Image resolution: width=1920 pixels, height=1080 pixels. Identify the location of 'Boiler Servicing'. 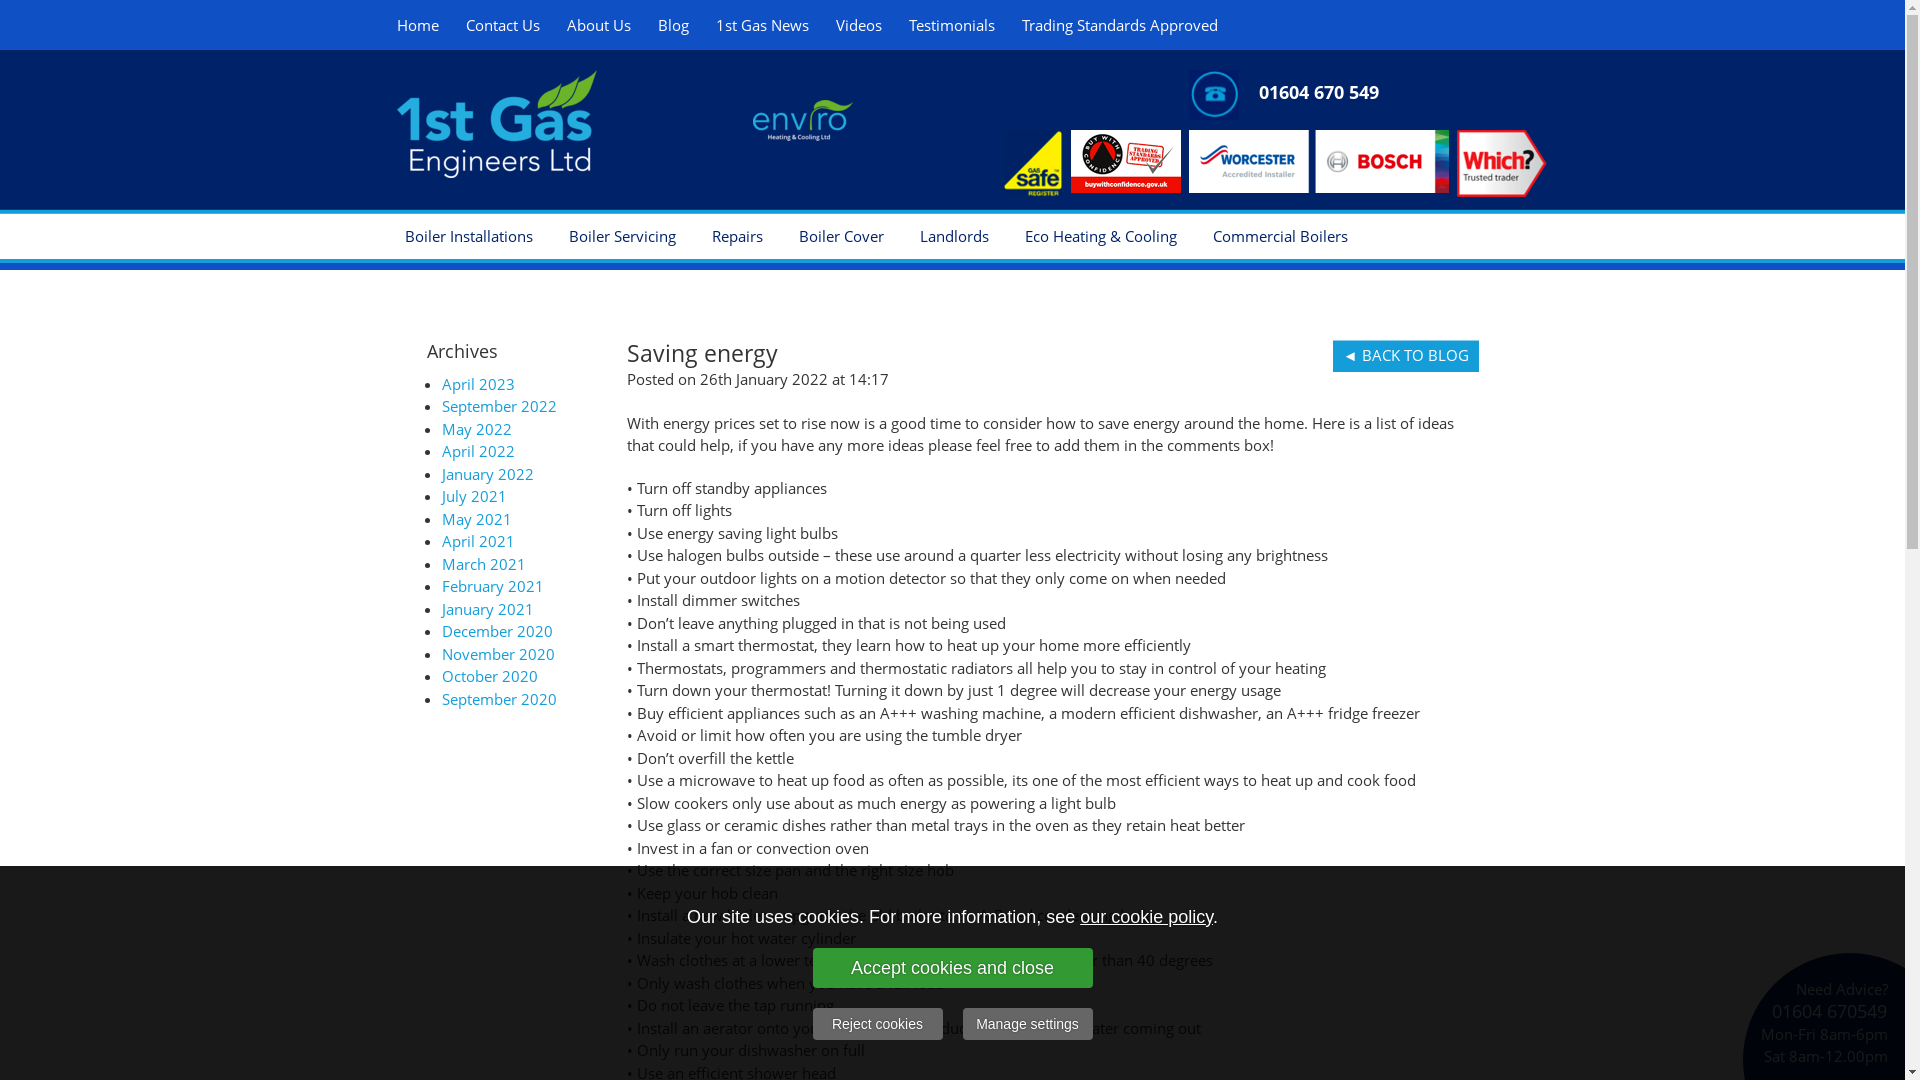
(620, 234).